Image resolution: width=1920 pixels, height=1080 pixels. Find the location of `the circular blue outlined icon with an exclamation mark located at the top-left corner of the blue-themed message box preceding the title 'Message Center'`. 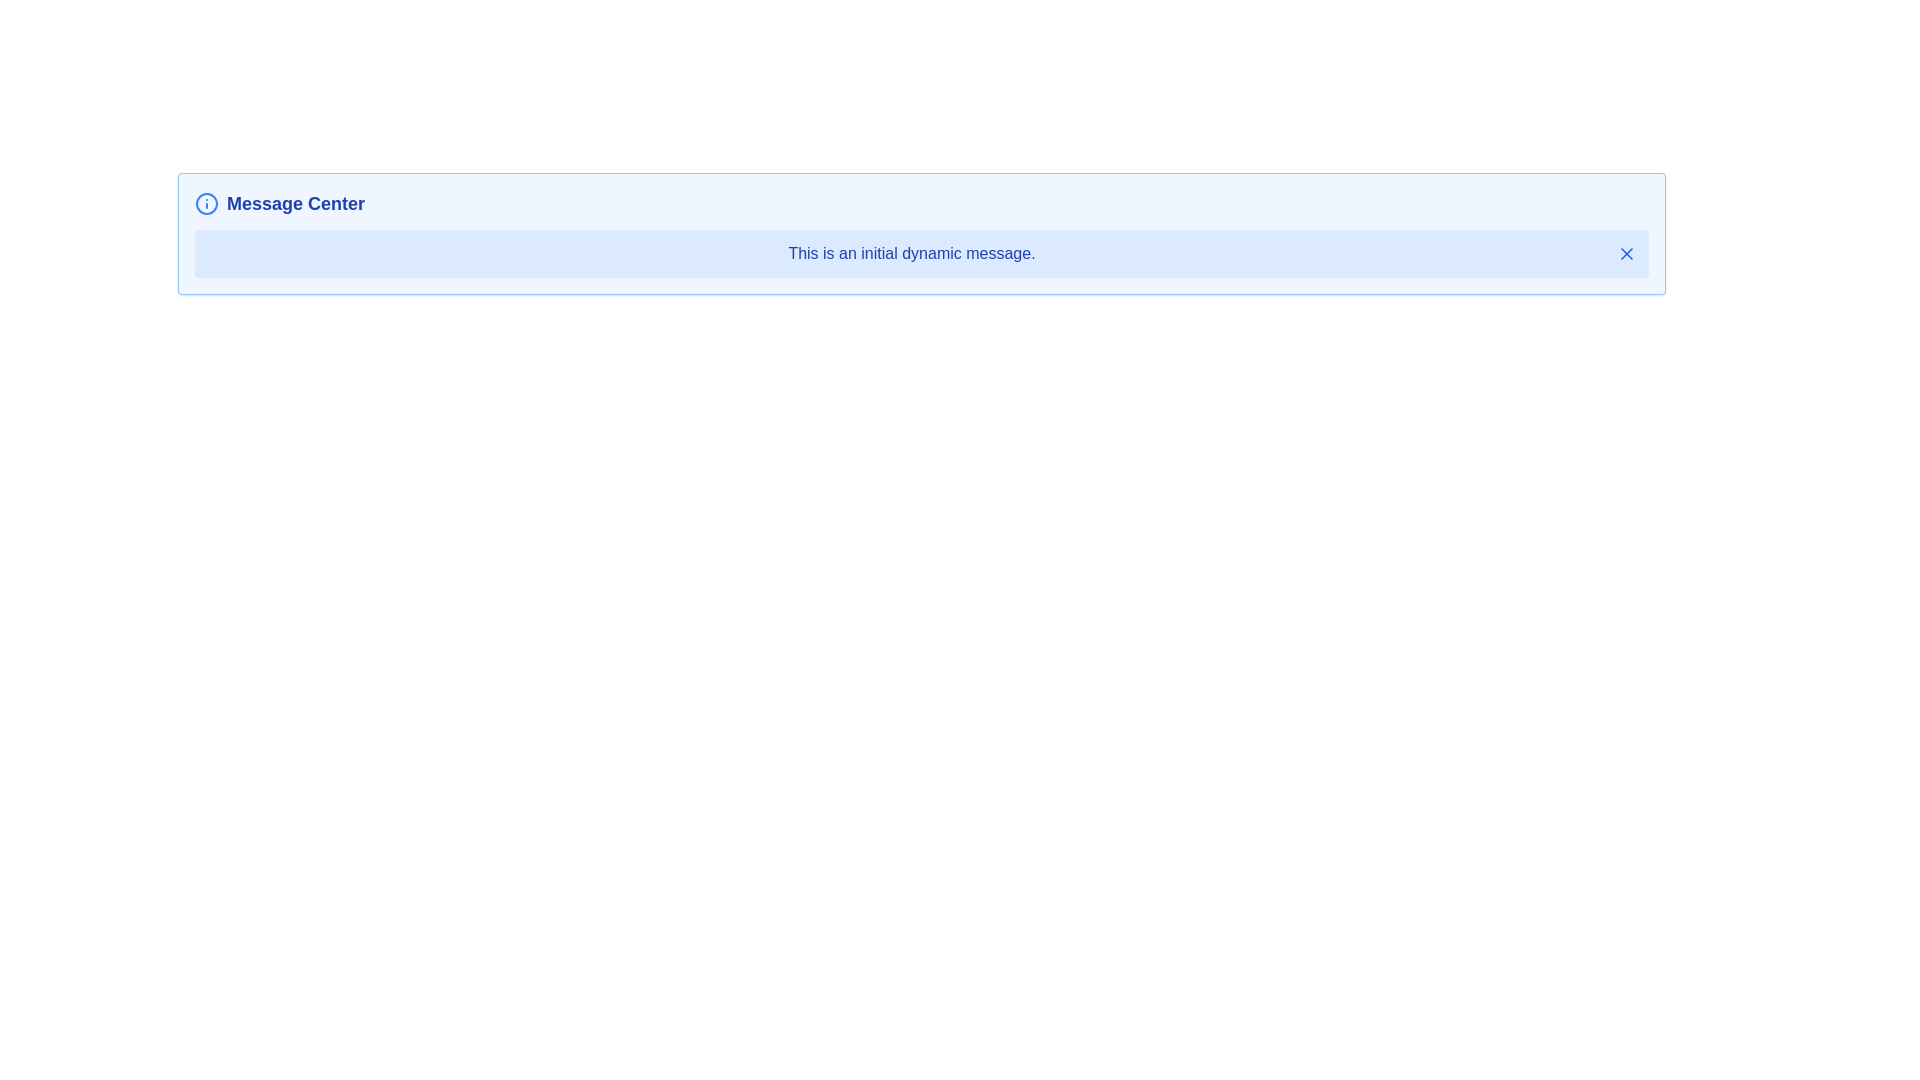

the circular blue outlined icon with an exclamation mark located at the top-left corner of the blue-themed message box preceding the title 'Message Center' is located at coordinates (206, 204).